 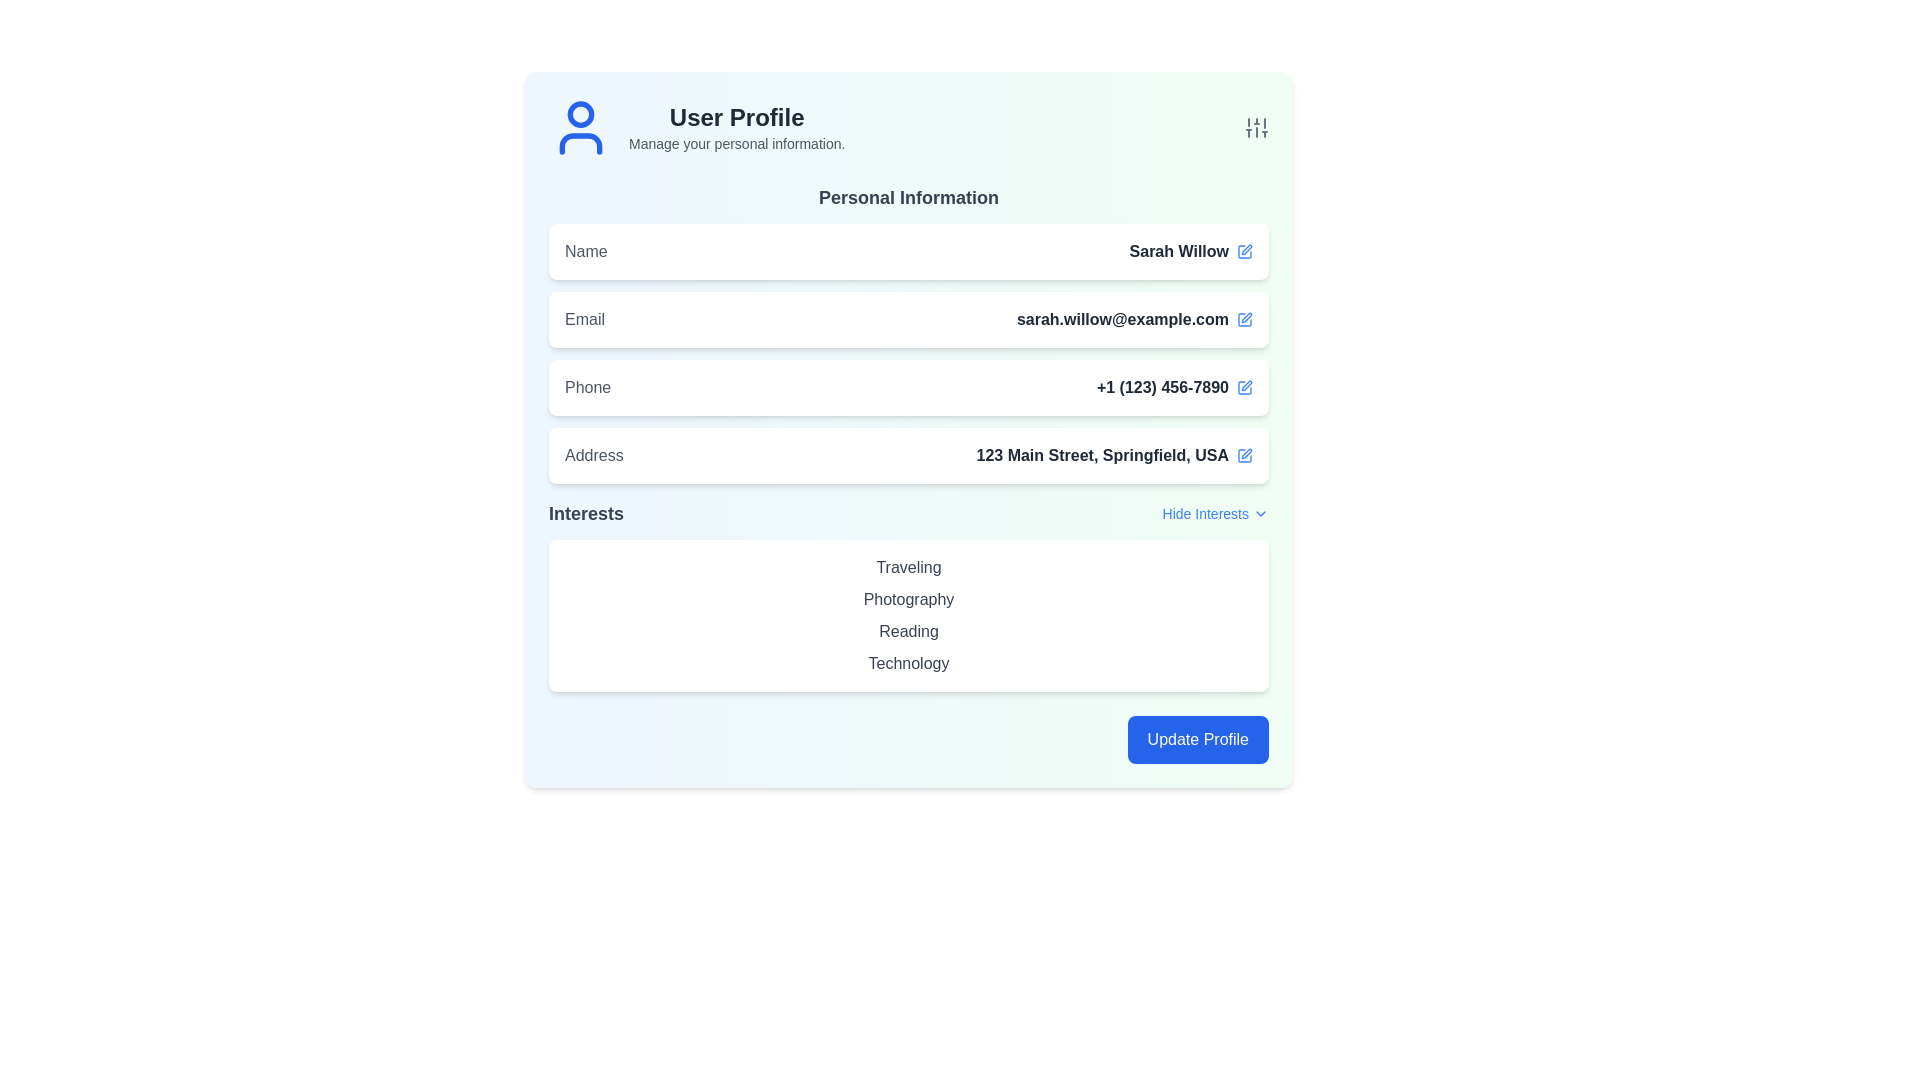 What do you see at coordinates (1243, 250) in the screenshot?
I see `the edit icon button located in the 'Personal Information' section, immediately to the right of the 'Name' row for the user 'Sarah Willow'` at bounding box center [1243, 250].